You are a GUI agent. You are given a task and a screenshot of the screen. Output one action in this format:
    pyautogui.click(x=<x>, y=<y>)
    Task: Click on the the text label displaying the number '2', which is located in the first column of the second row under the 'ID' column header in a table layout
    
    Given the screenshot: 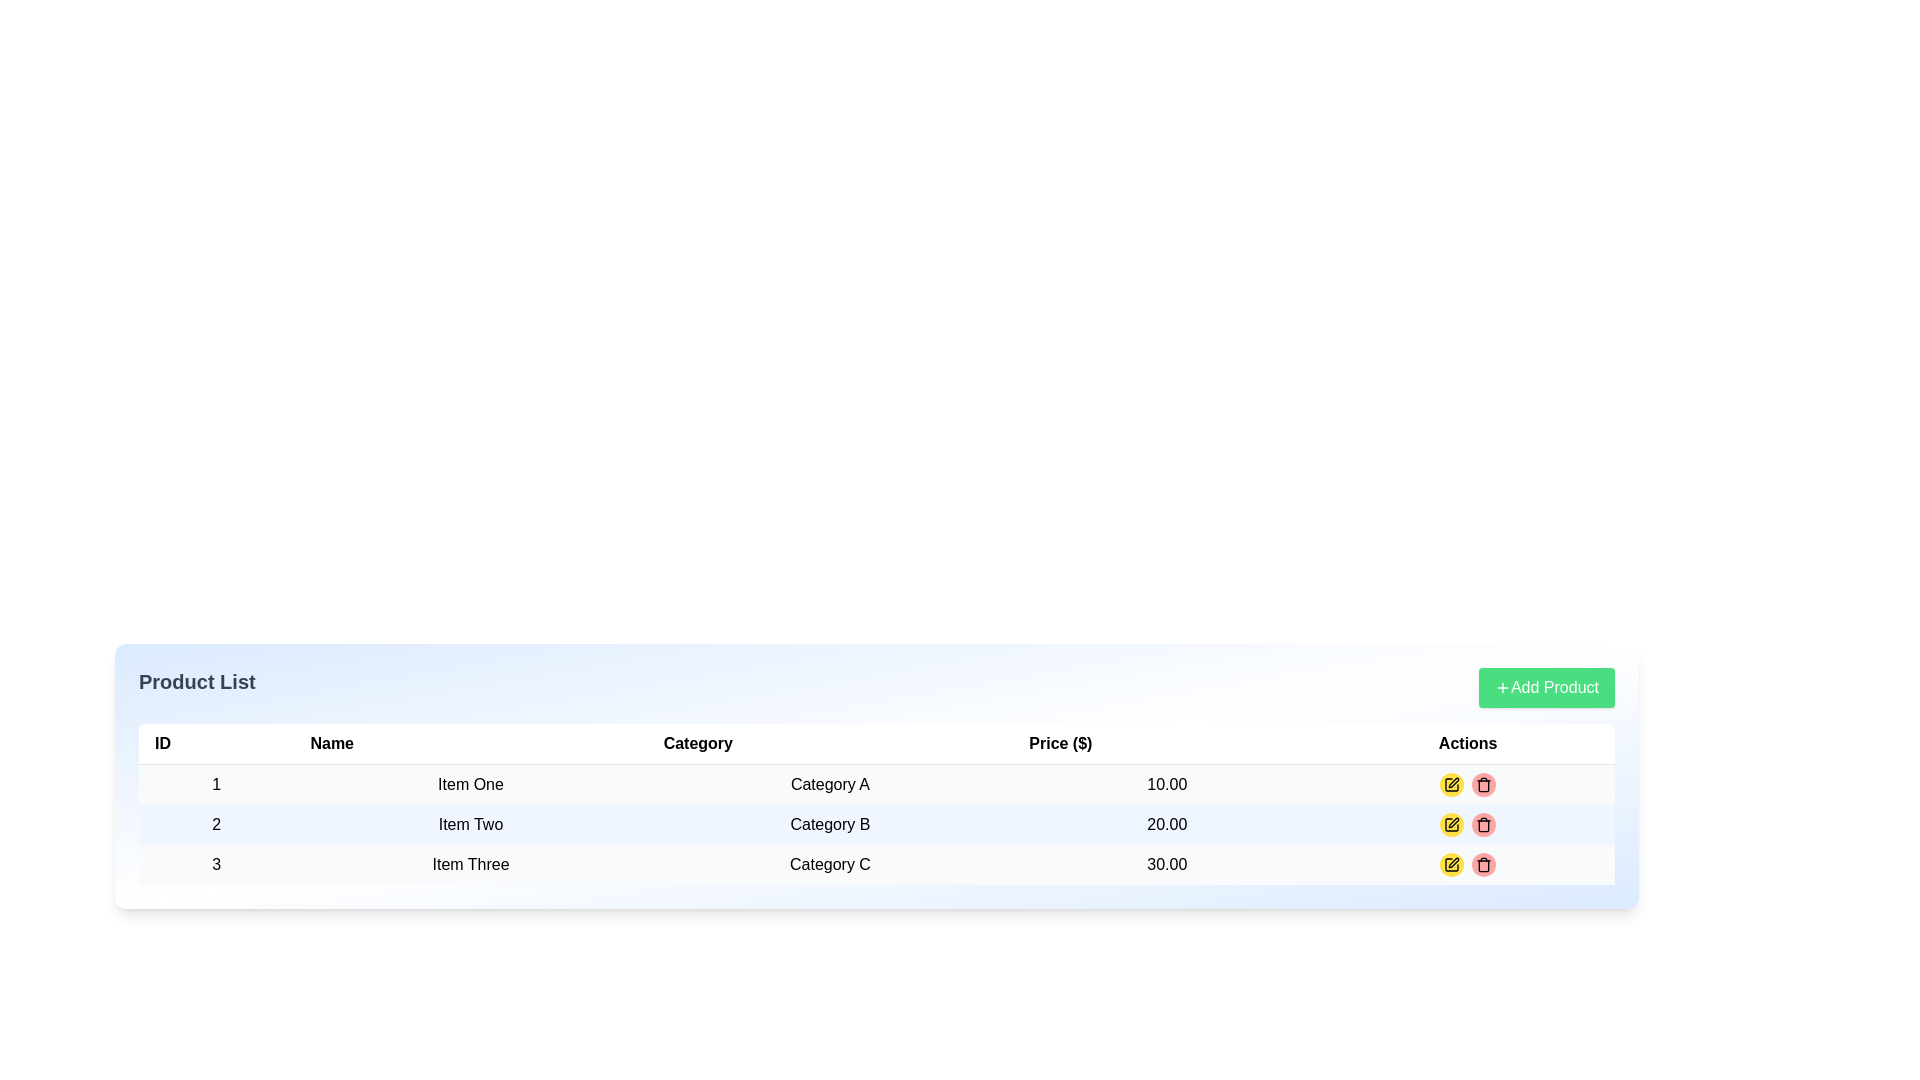 What is the action you would take?
    pyautogui.click(x=216, y=825)
    